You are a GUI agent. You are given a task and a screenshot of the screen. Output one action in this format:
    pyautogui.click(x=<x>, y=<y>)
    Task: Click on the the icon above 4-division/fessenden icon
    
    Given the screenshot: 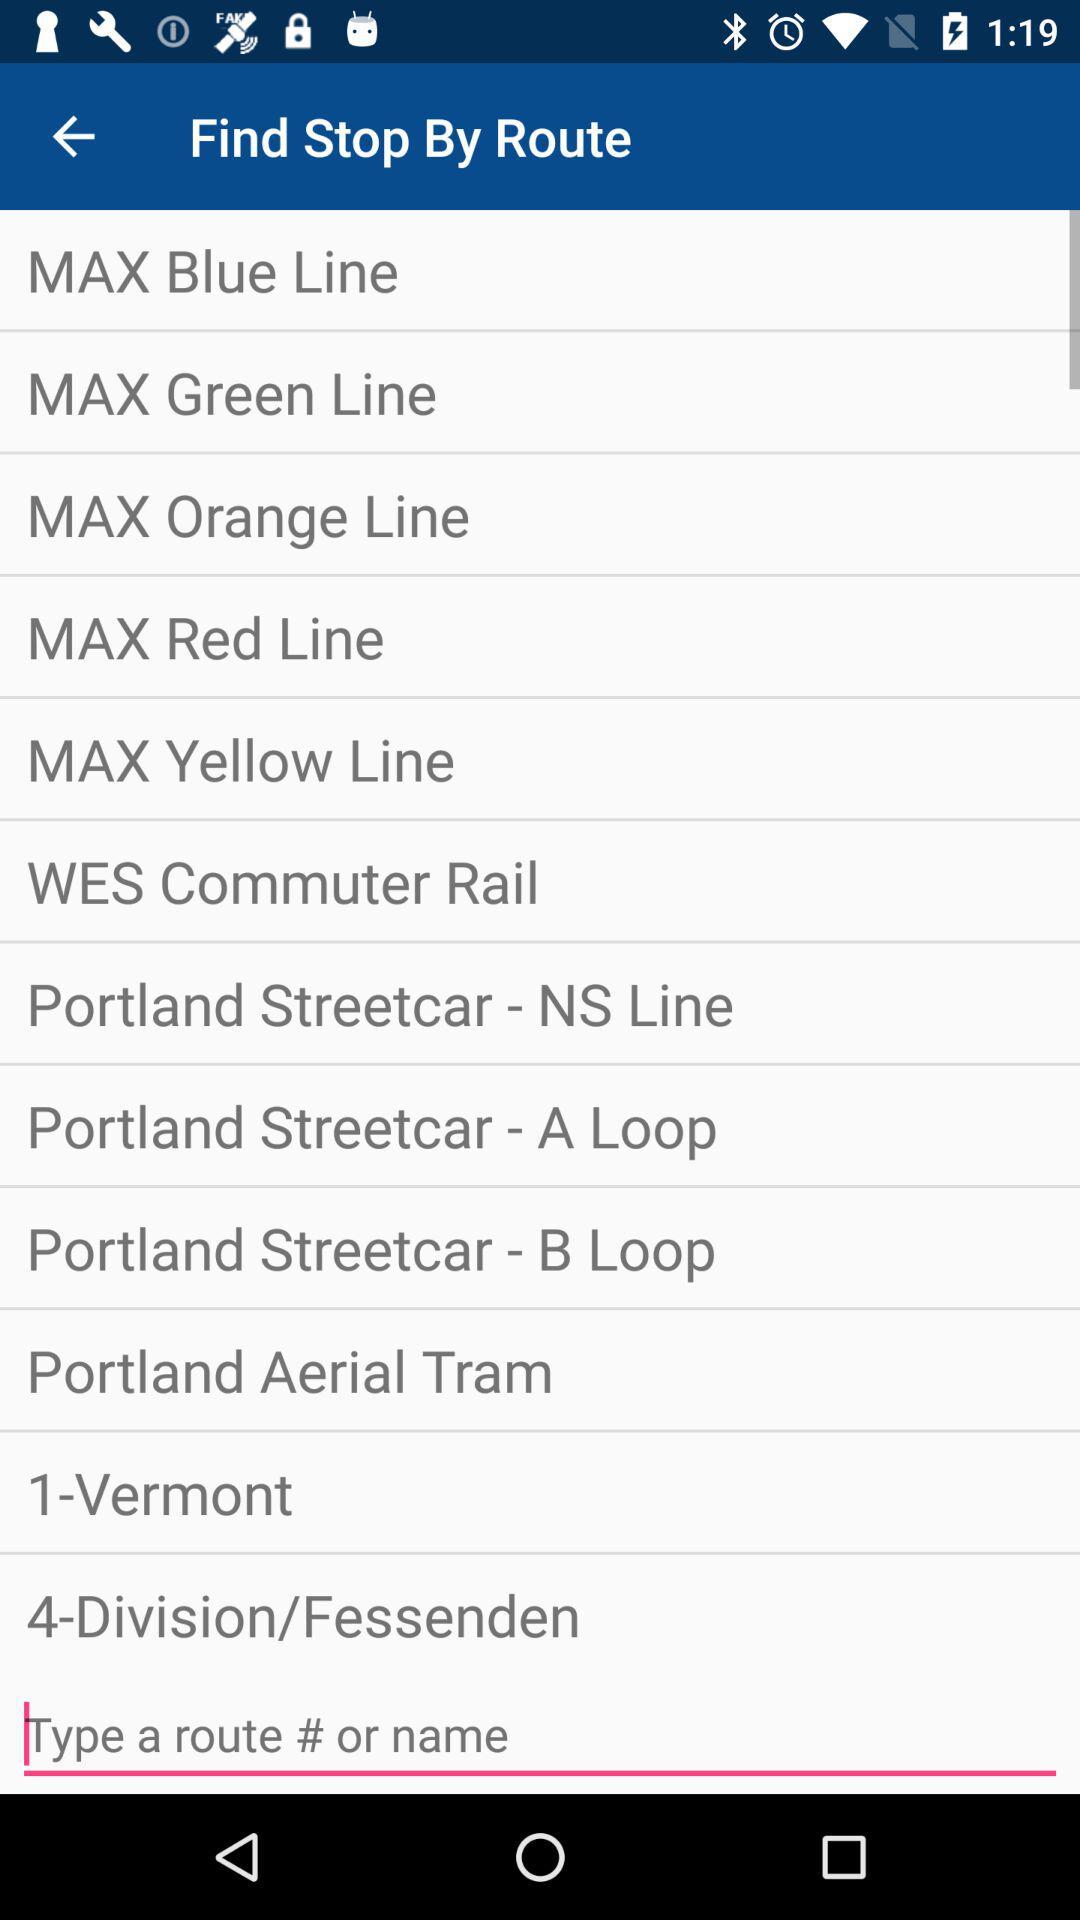 What is the action you would take?
    pyautogui.click(x=540, y=1492)
    